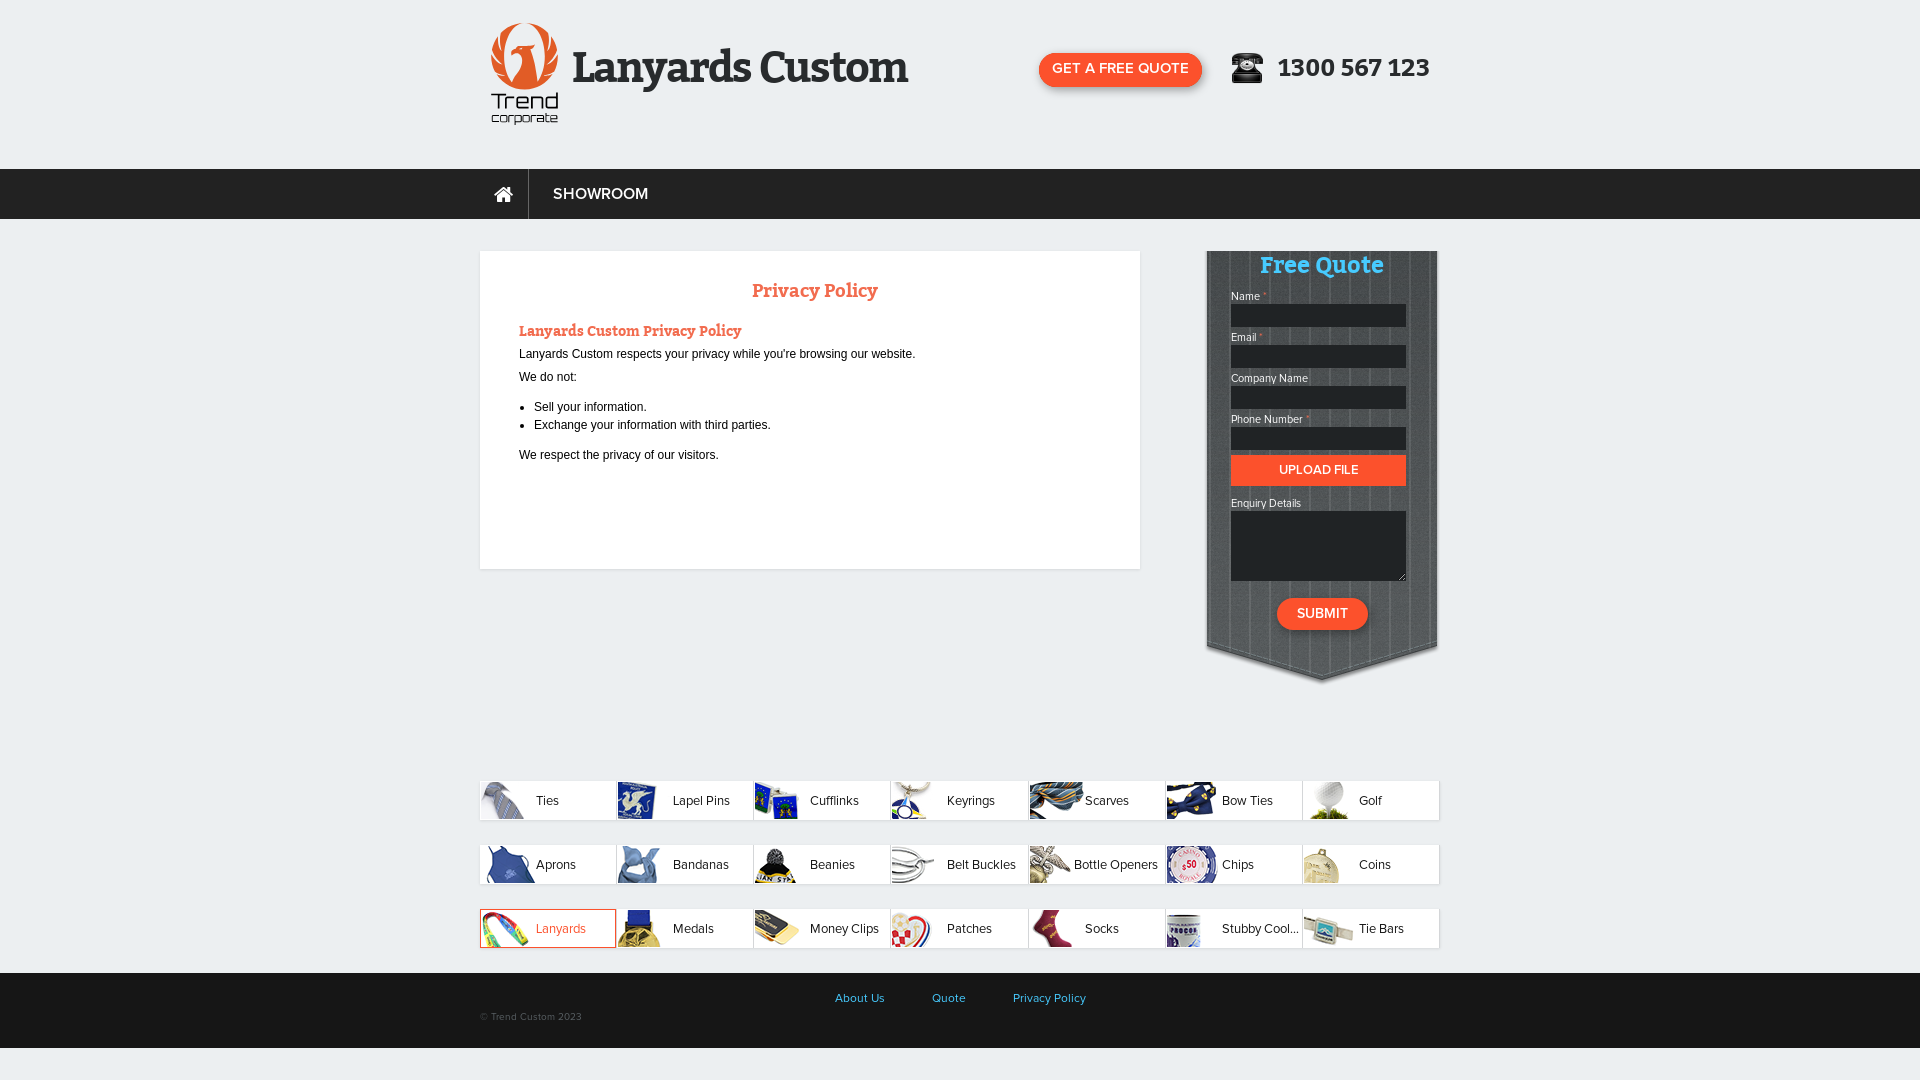 This screenshot has width=1920, height=1080. What do you see at coordinates (1232, 928) in the screenshot?
I see `'Stubby Coolers'` at bounding box center [1232, 928].